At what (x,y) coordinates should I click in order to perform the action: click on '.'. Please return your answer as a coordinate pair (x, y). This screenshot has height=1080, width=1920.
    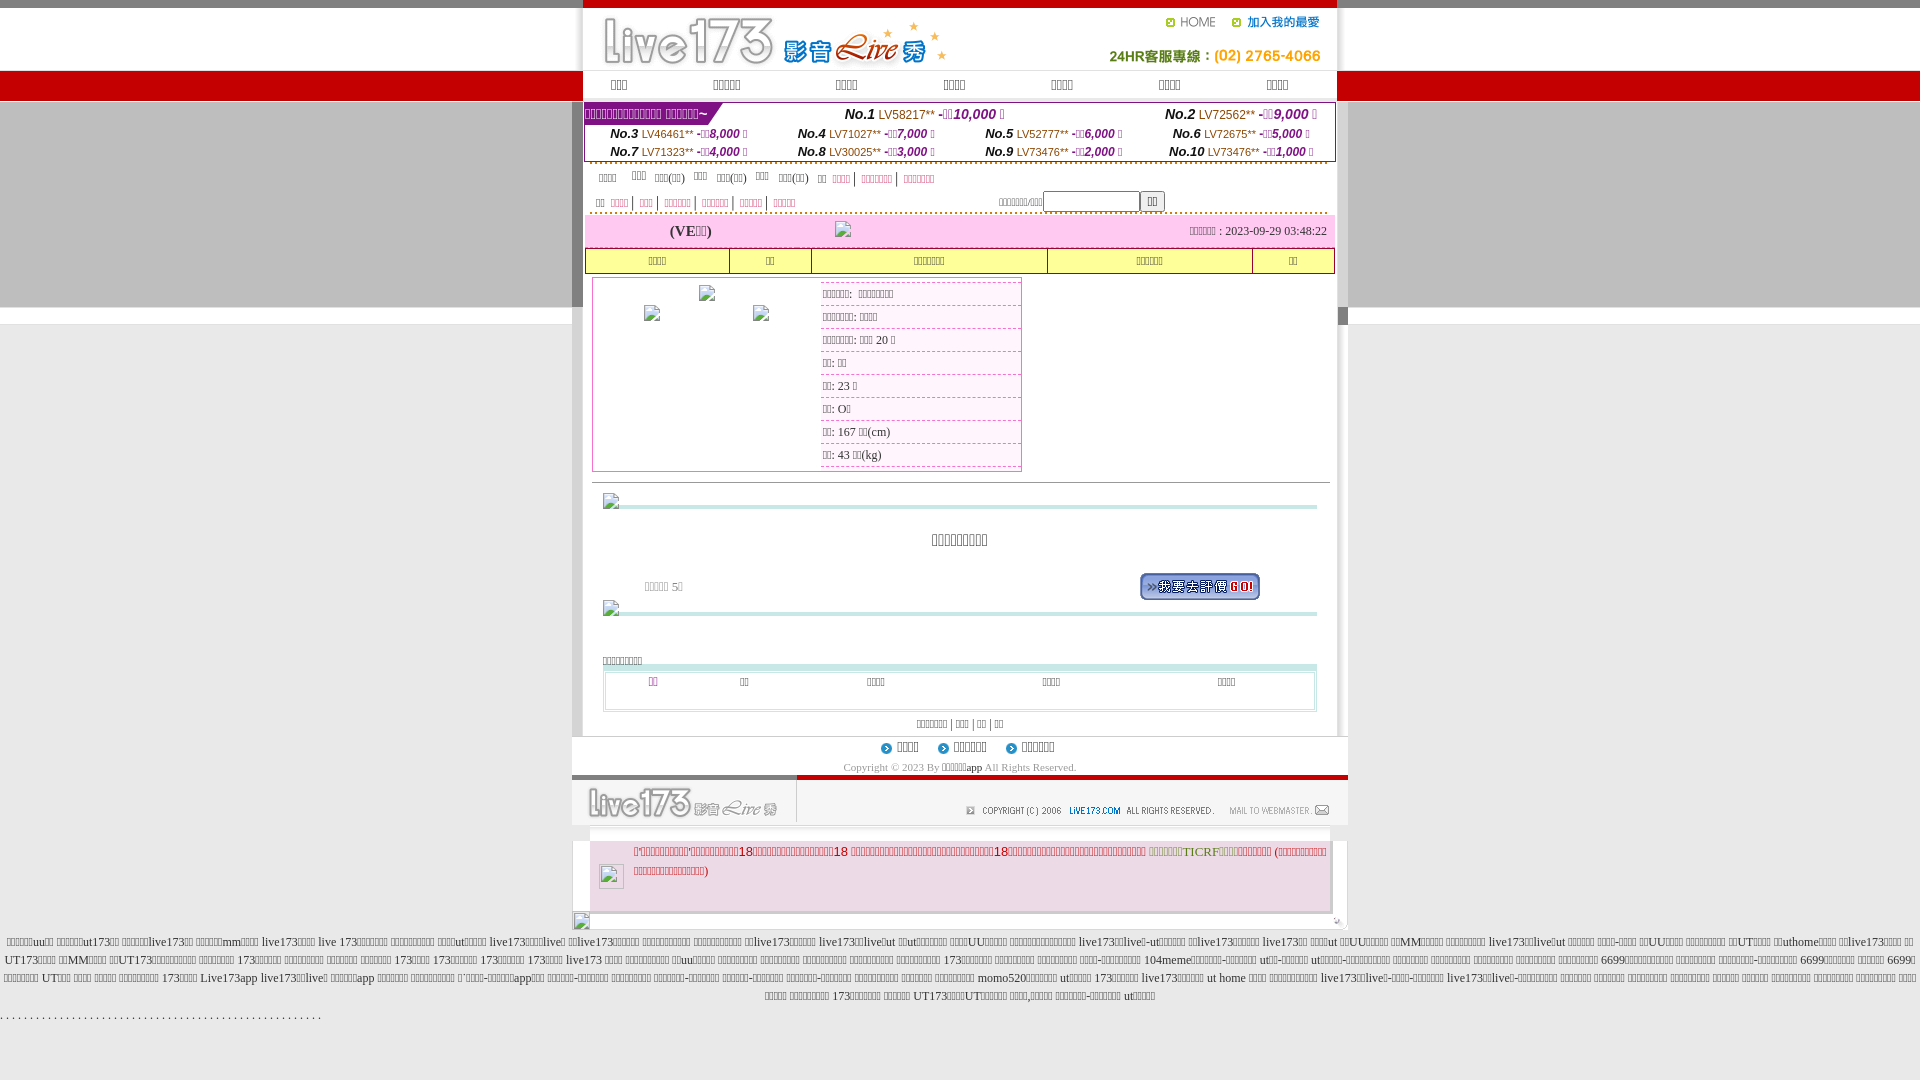
    Looking at the image, I should click on (294, 1014).